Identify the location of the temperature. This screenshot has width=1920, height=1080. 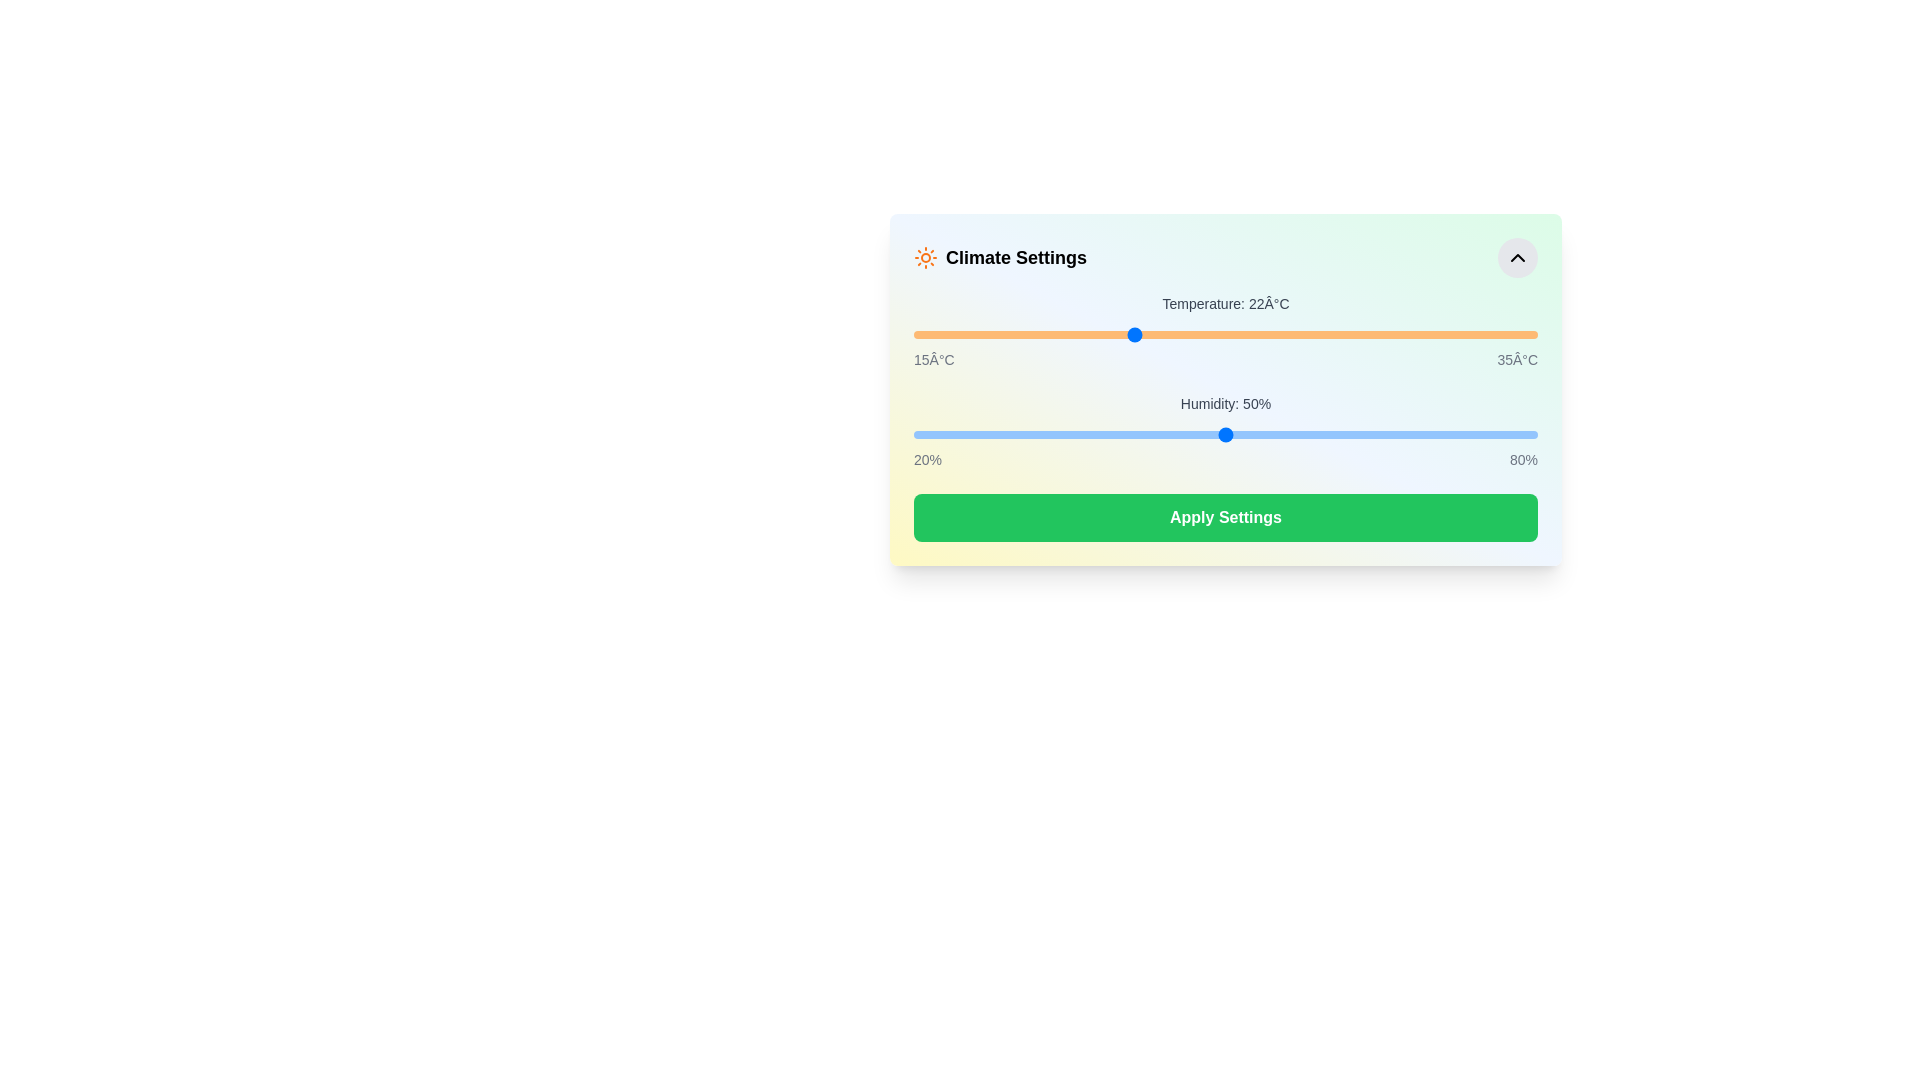
(1350, 334).